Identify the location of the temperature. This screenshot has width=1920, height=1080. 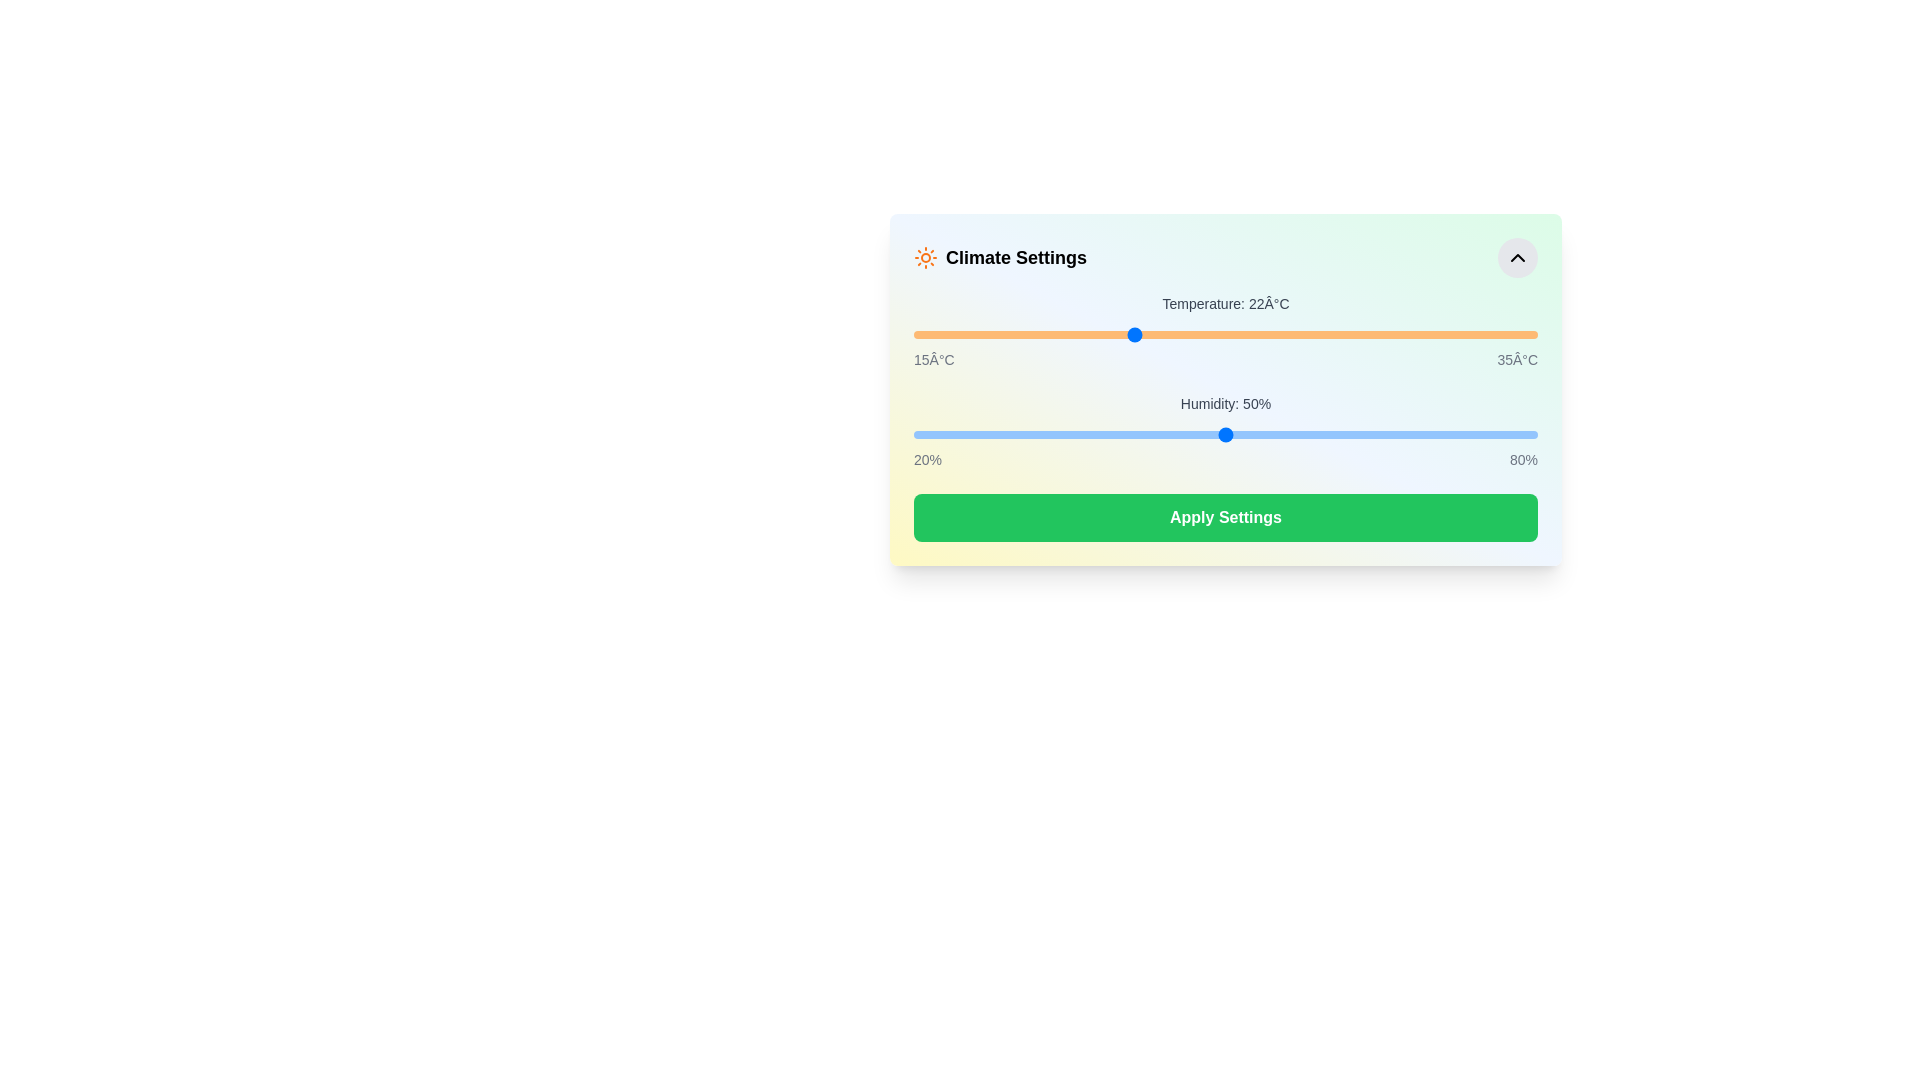
(1350, 334).